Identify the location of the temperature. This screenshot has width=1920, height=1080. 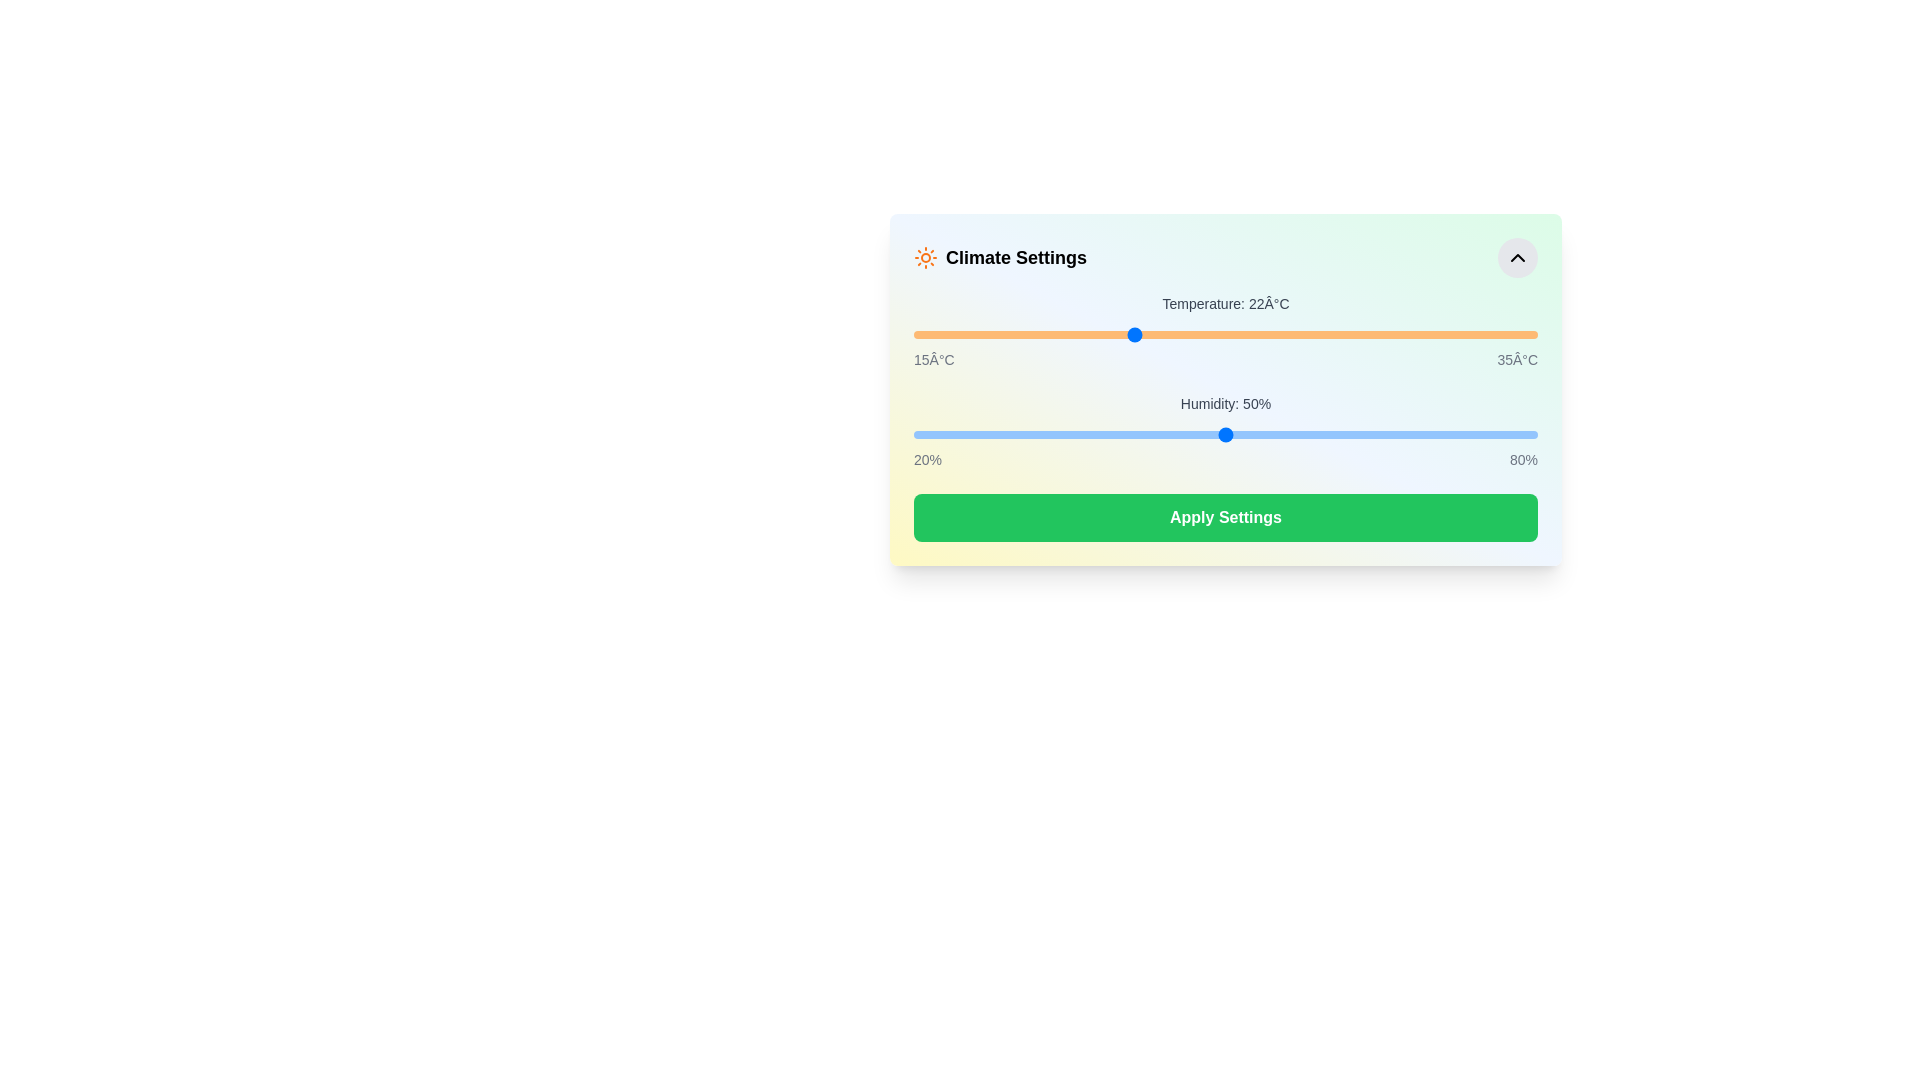
(1350, 334).